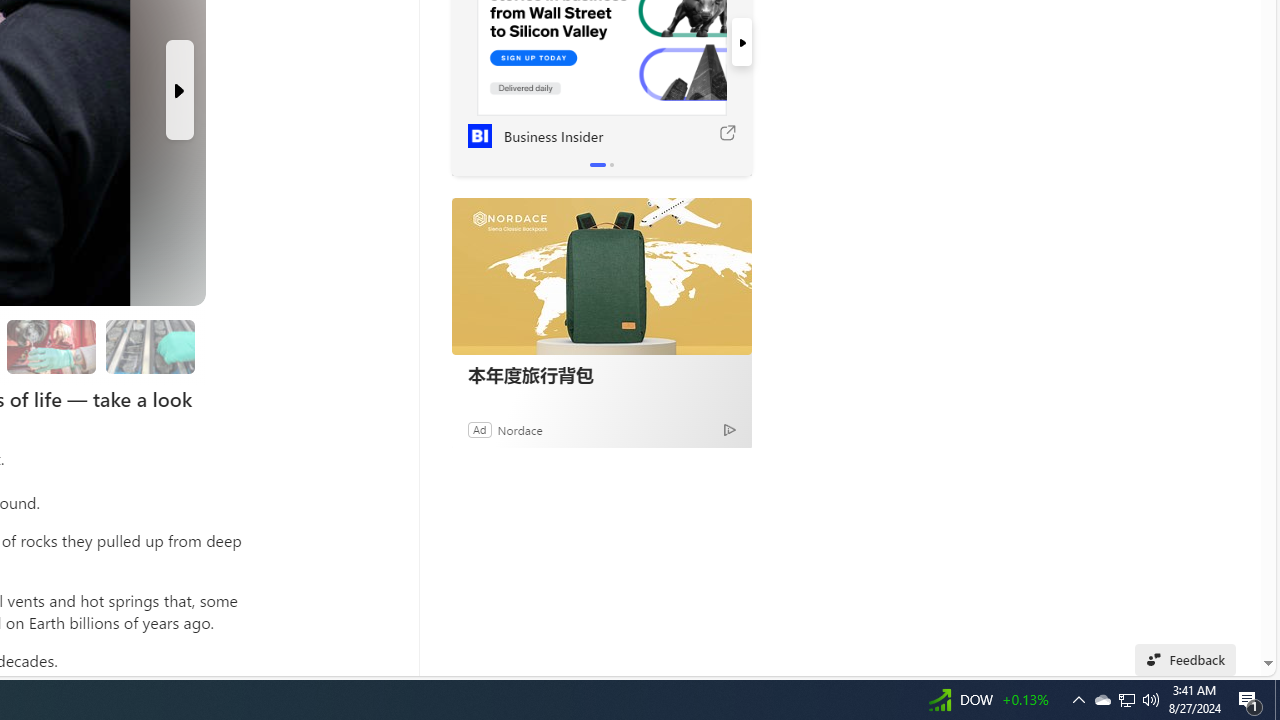 The width and height of the screenshot is (1280, 720). I want to click on 'Class: progress', so click(149, 342).